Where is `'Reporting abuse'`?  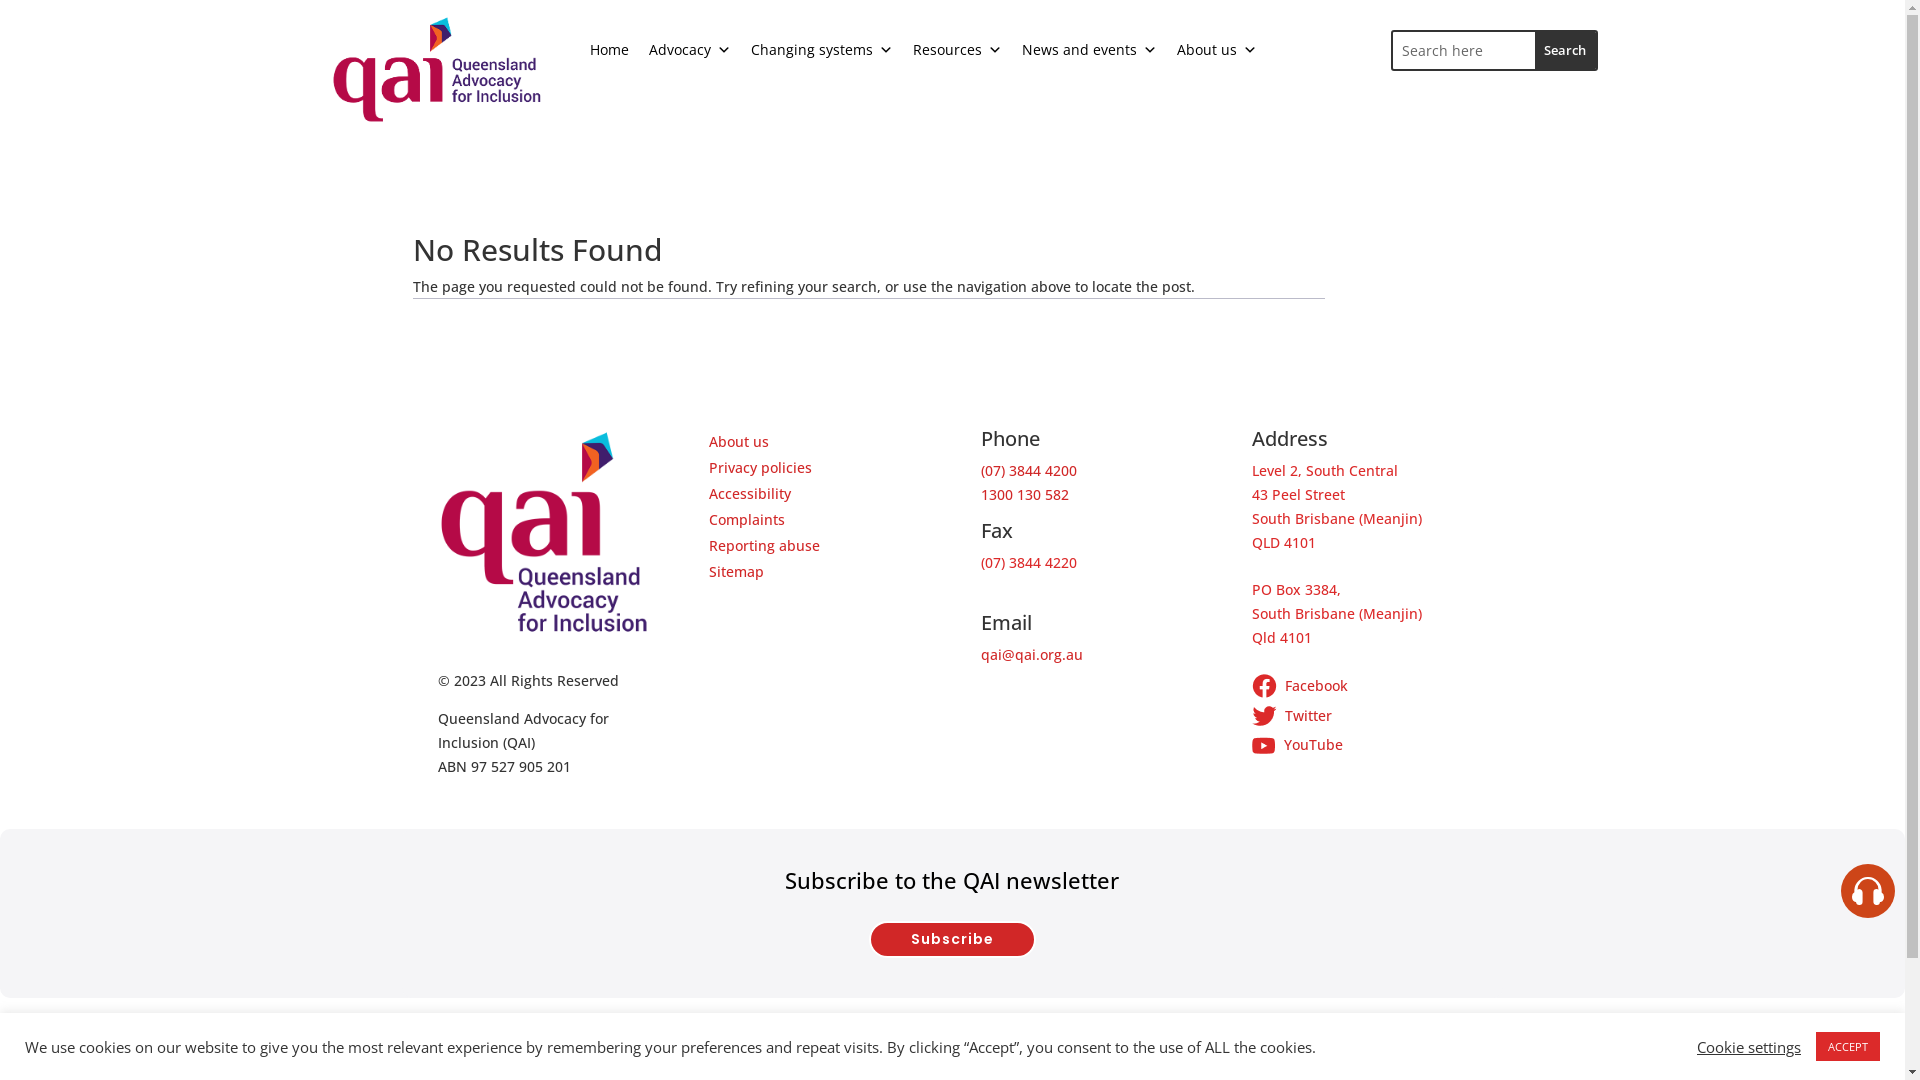
'Reporting abuse' is located at coordinates (709, 545).